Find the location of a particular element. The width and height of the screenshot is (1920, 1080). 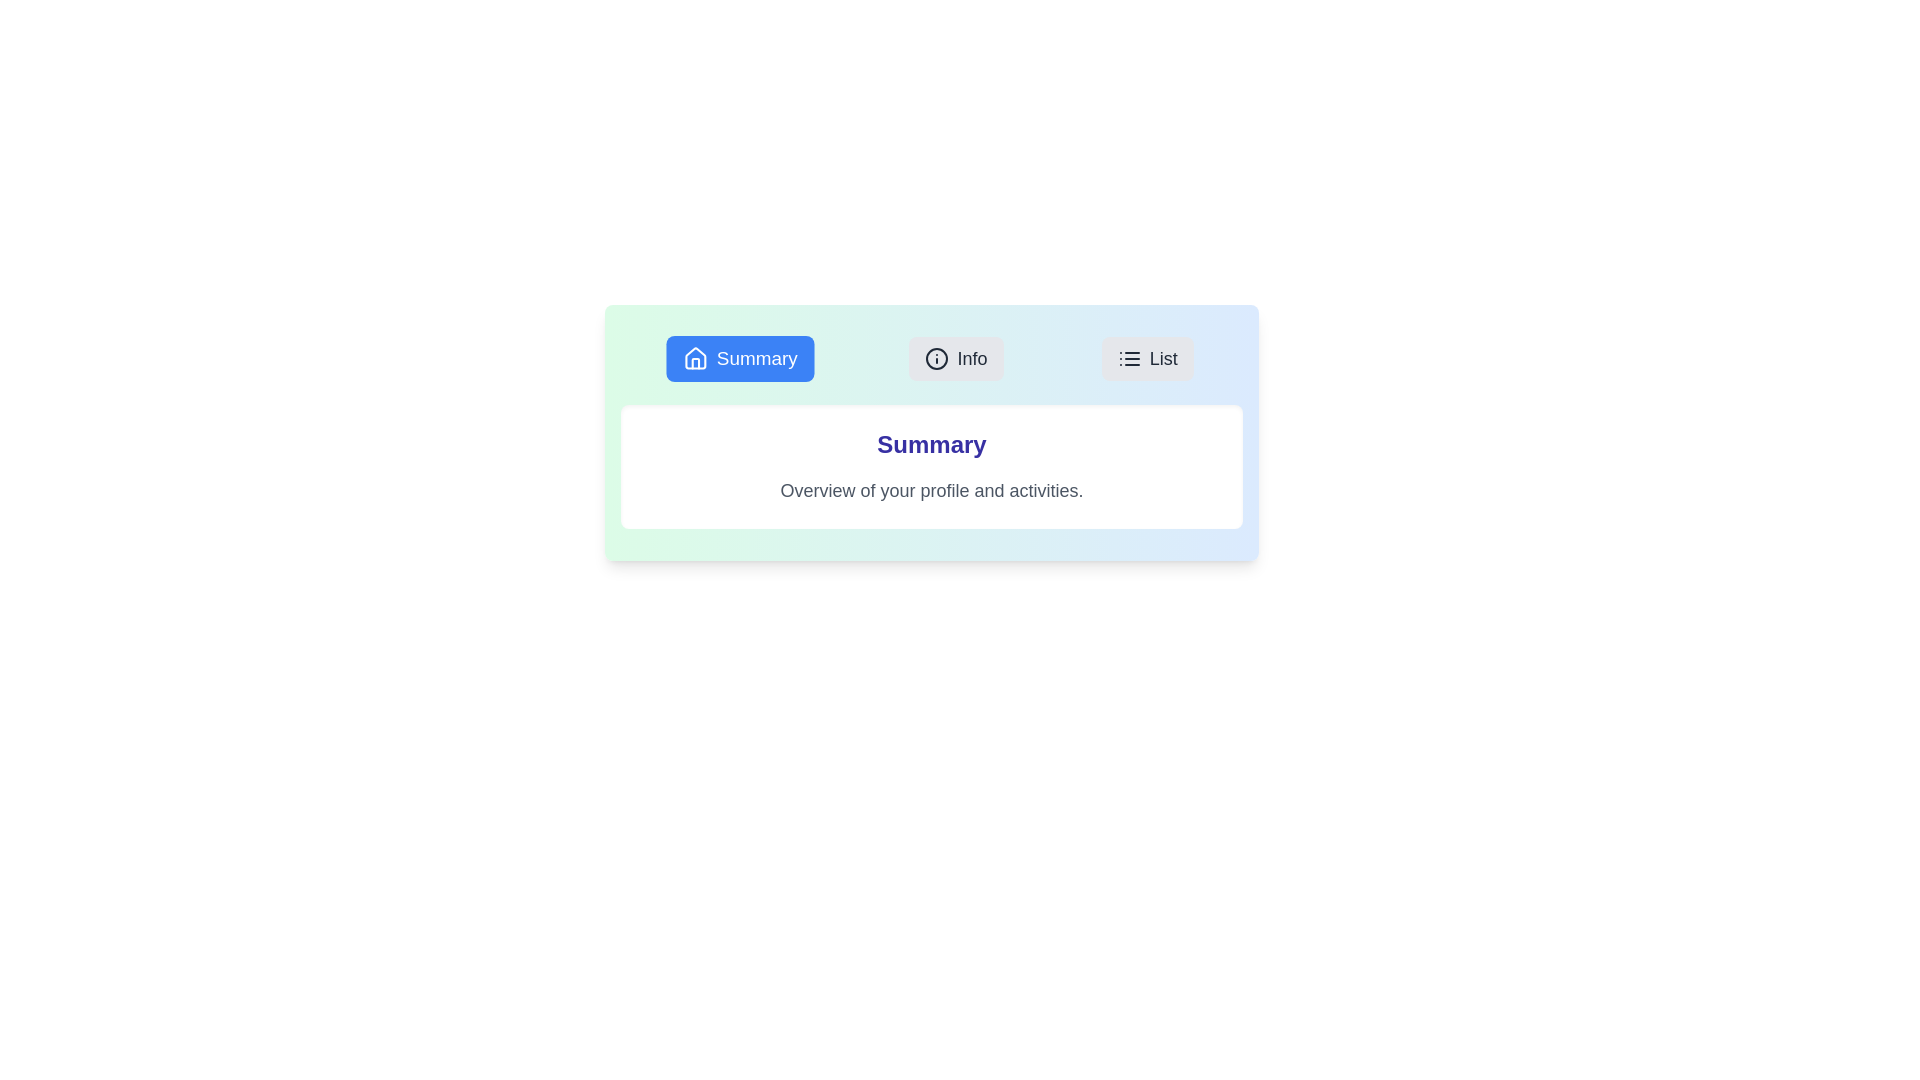

the tab labeled List to view its content is located at coordinates (1147, 357).